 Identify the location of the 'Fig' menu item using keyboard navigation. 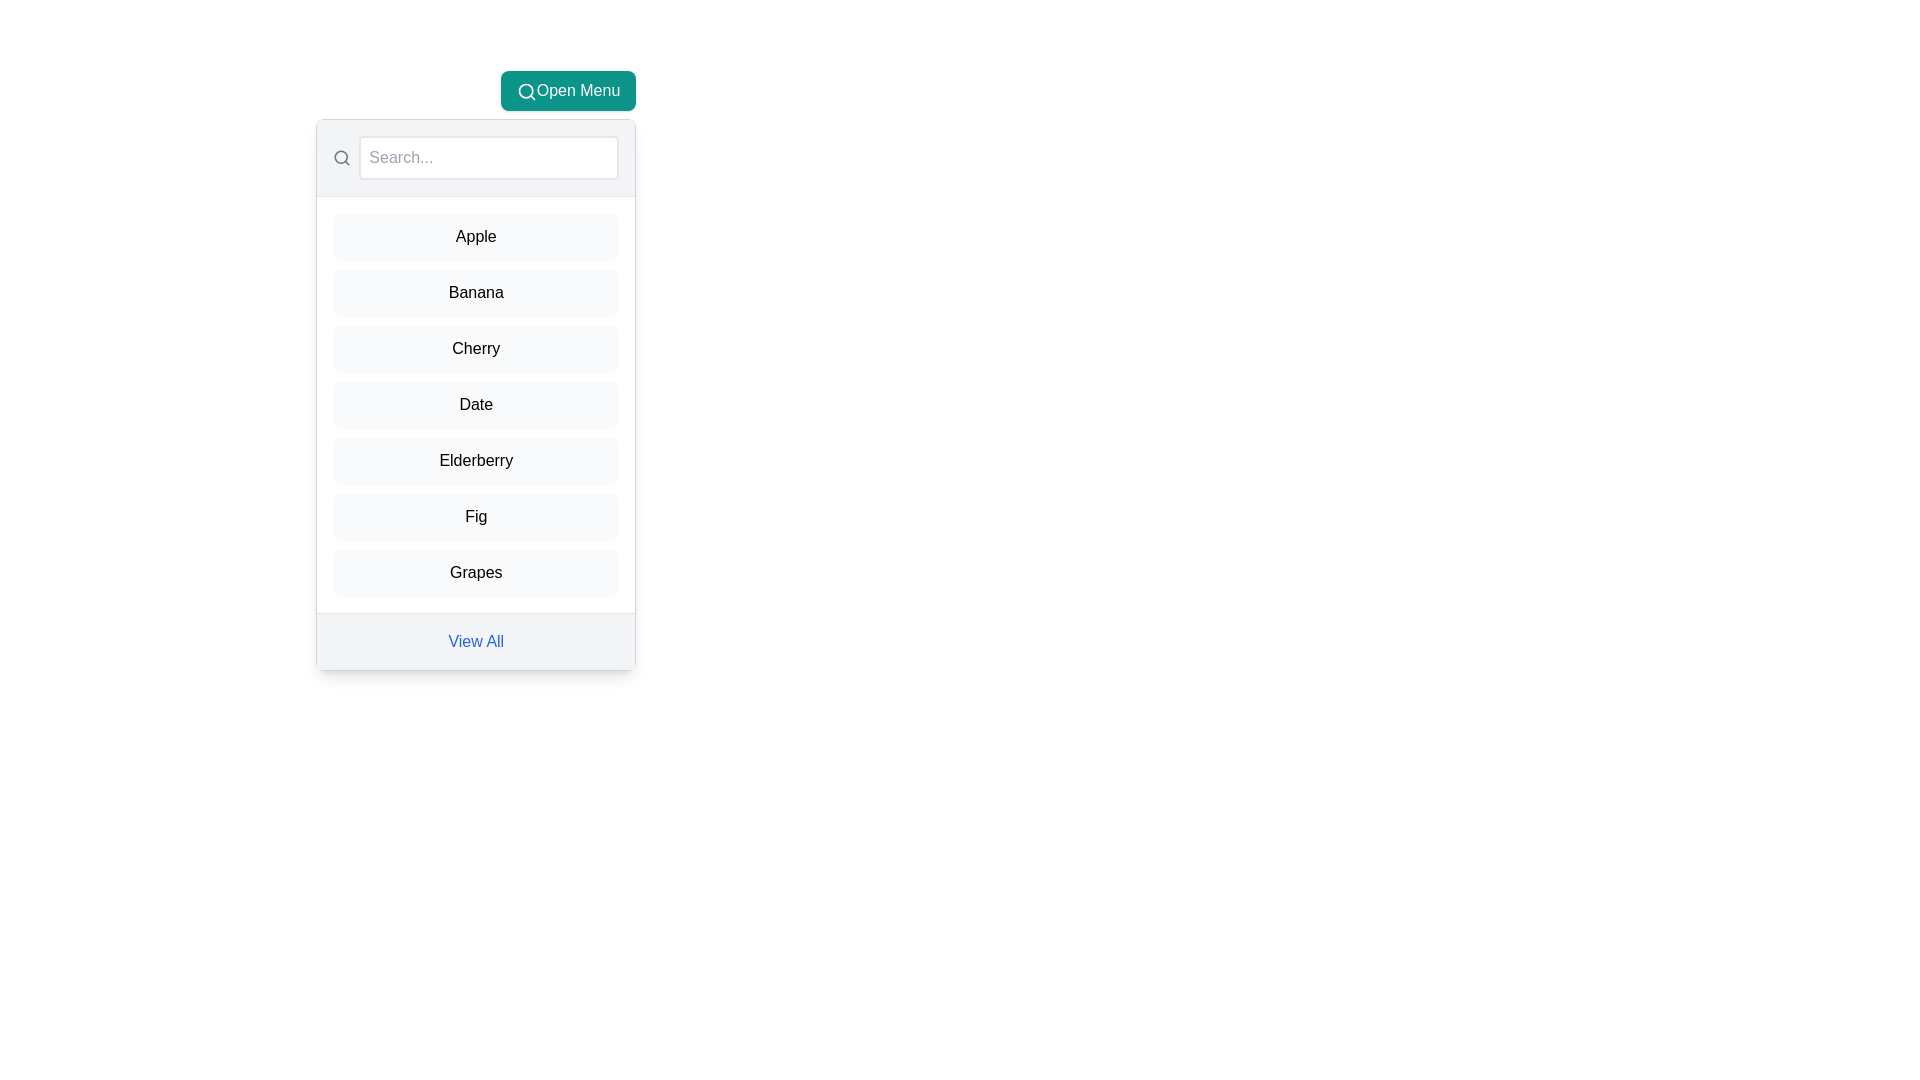
(475, 515).